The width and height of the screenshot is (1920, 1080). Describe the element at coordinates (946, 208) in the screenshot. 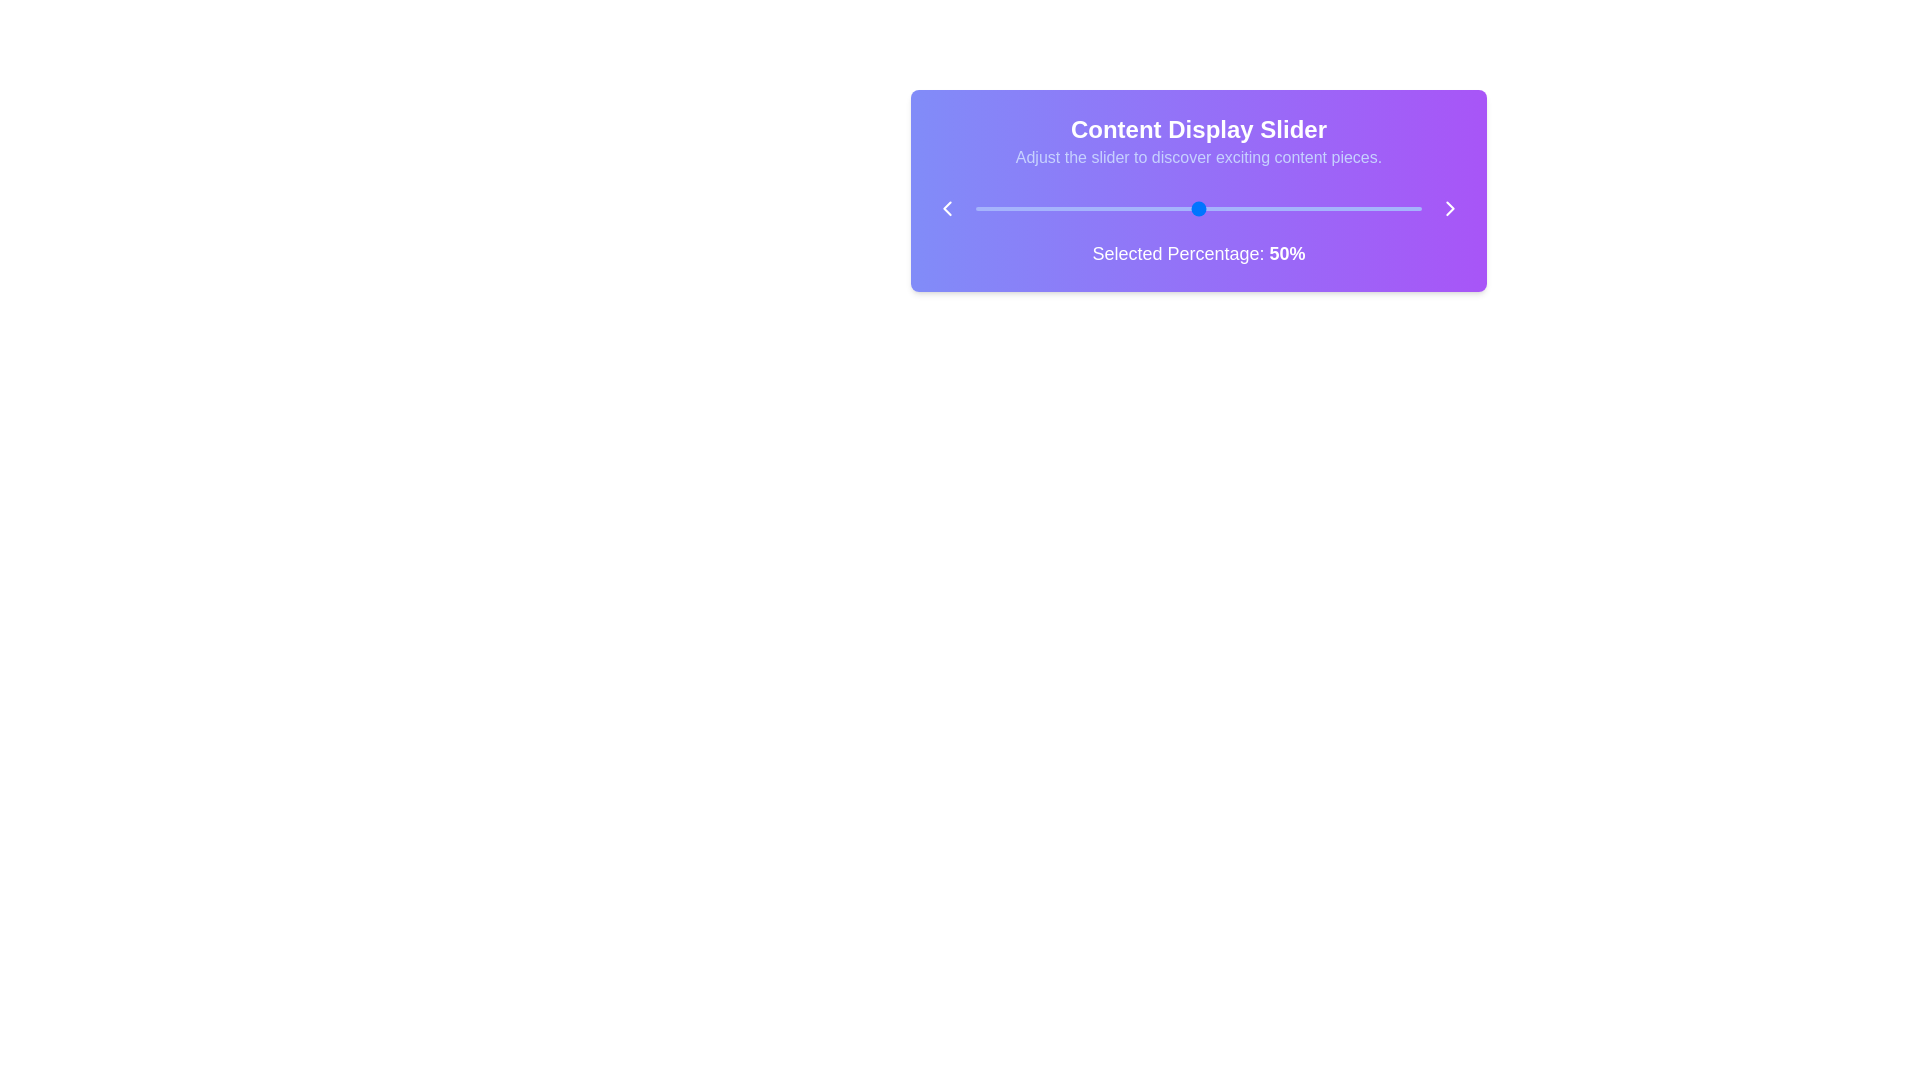

I see `the left chevron icon to move the slider content to the previous item` at that location.